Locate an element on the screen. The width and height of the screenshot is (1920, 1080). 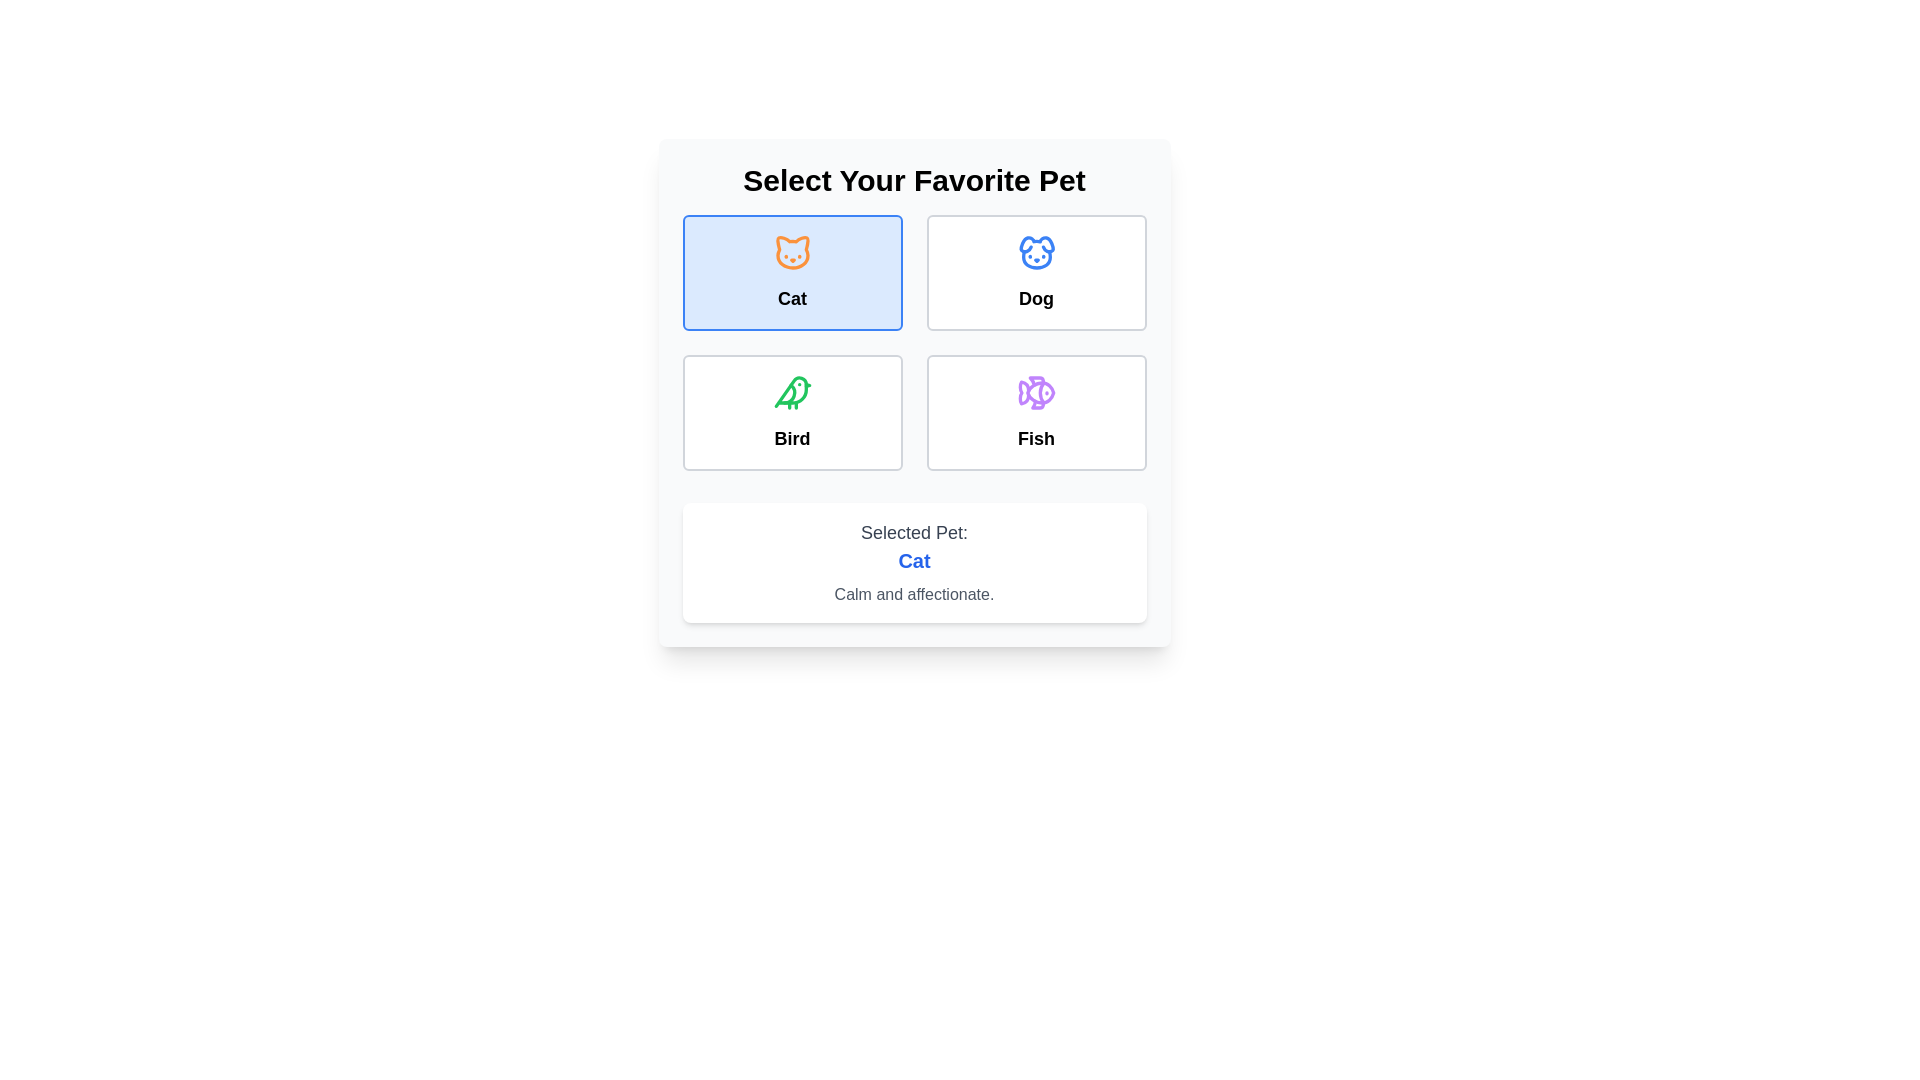
the 'Cat' icon in the pet selection interface, located in the top-left box of the grid layout above the label 'Cat' is located at coordinates (791, 252).